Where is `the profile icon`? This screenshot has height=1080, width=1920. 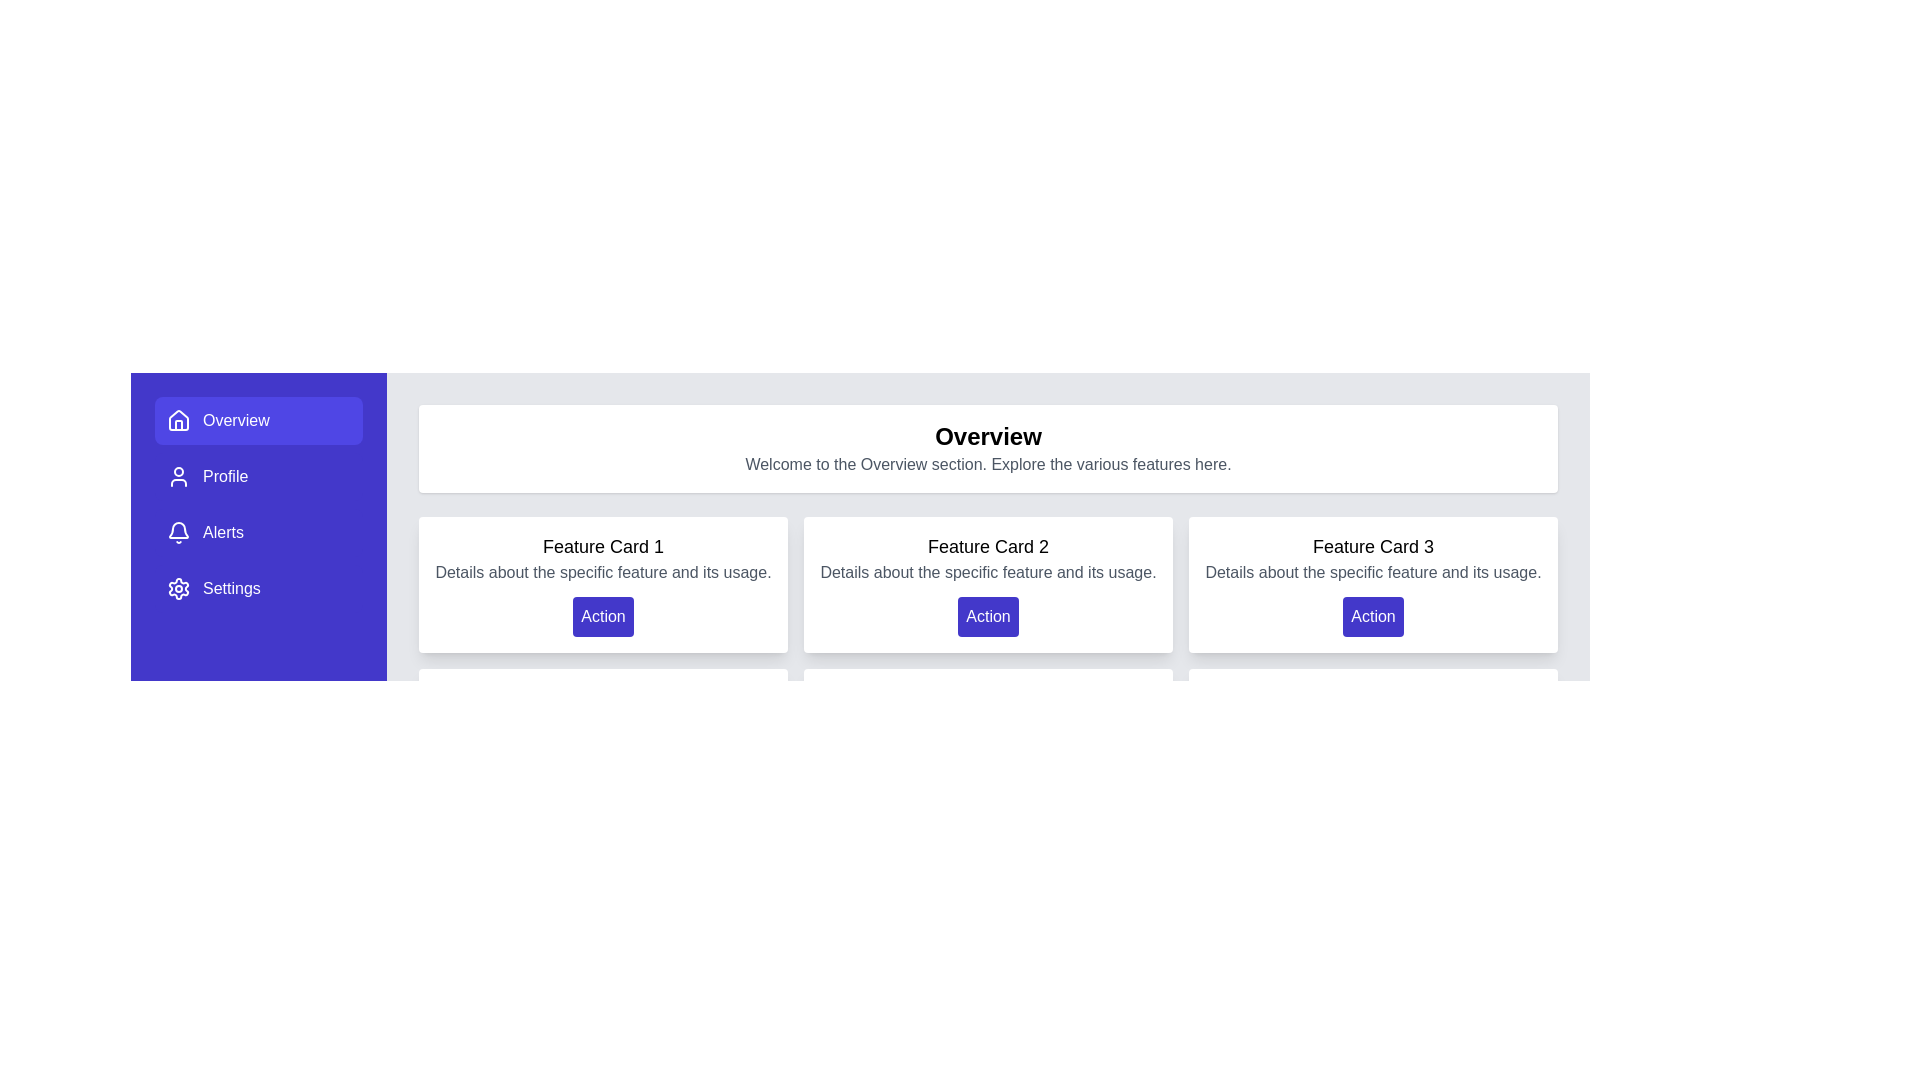 the profile icon is located at coordinates (178, 477).